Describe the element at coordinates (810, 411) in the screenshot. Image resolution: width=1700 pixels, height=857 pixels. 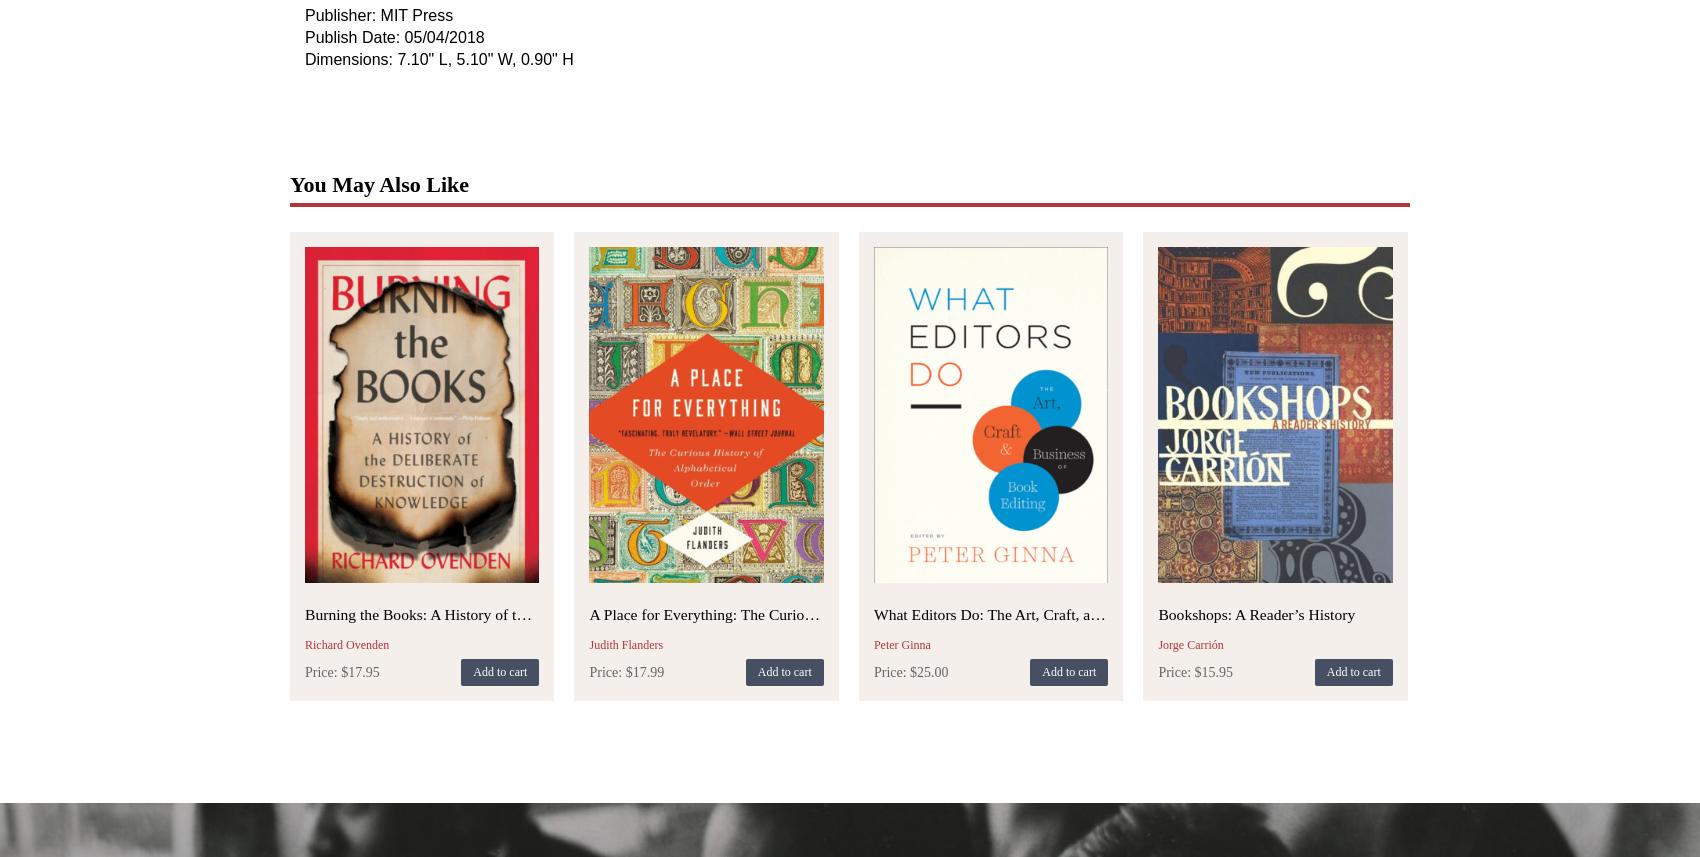
I see `'Times Literary Supplement'` at that location.